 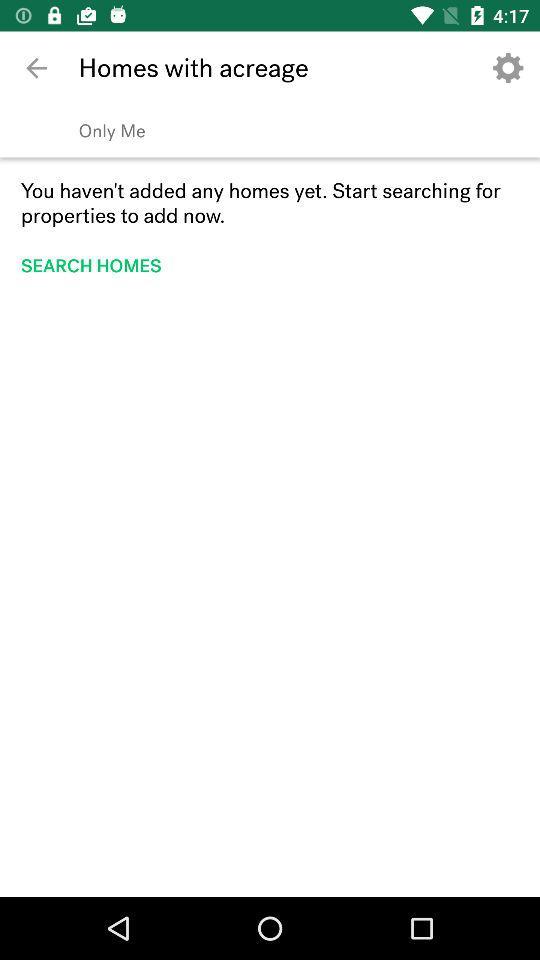 I want to click on search homes item, so click(x=96, y=264).